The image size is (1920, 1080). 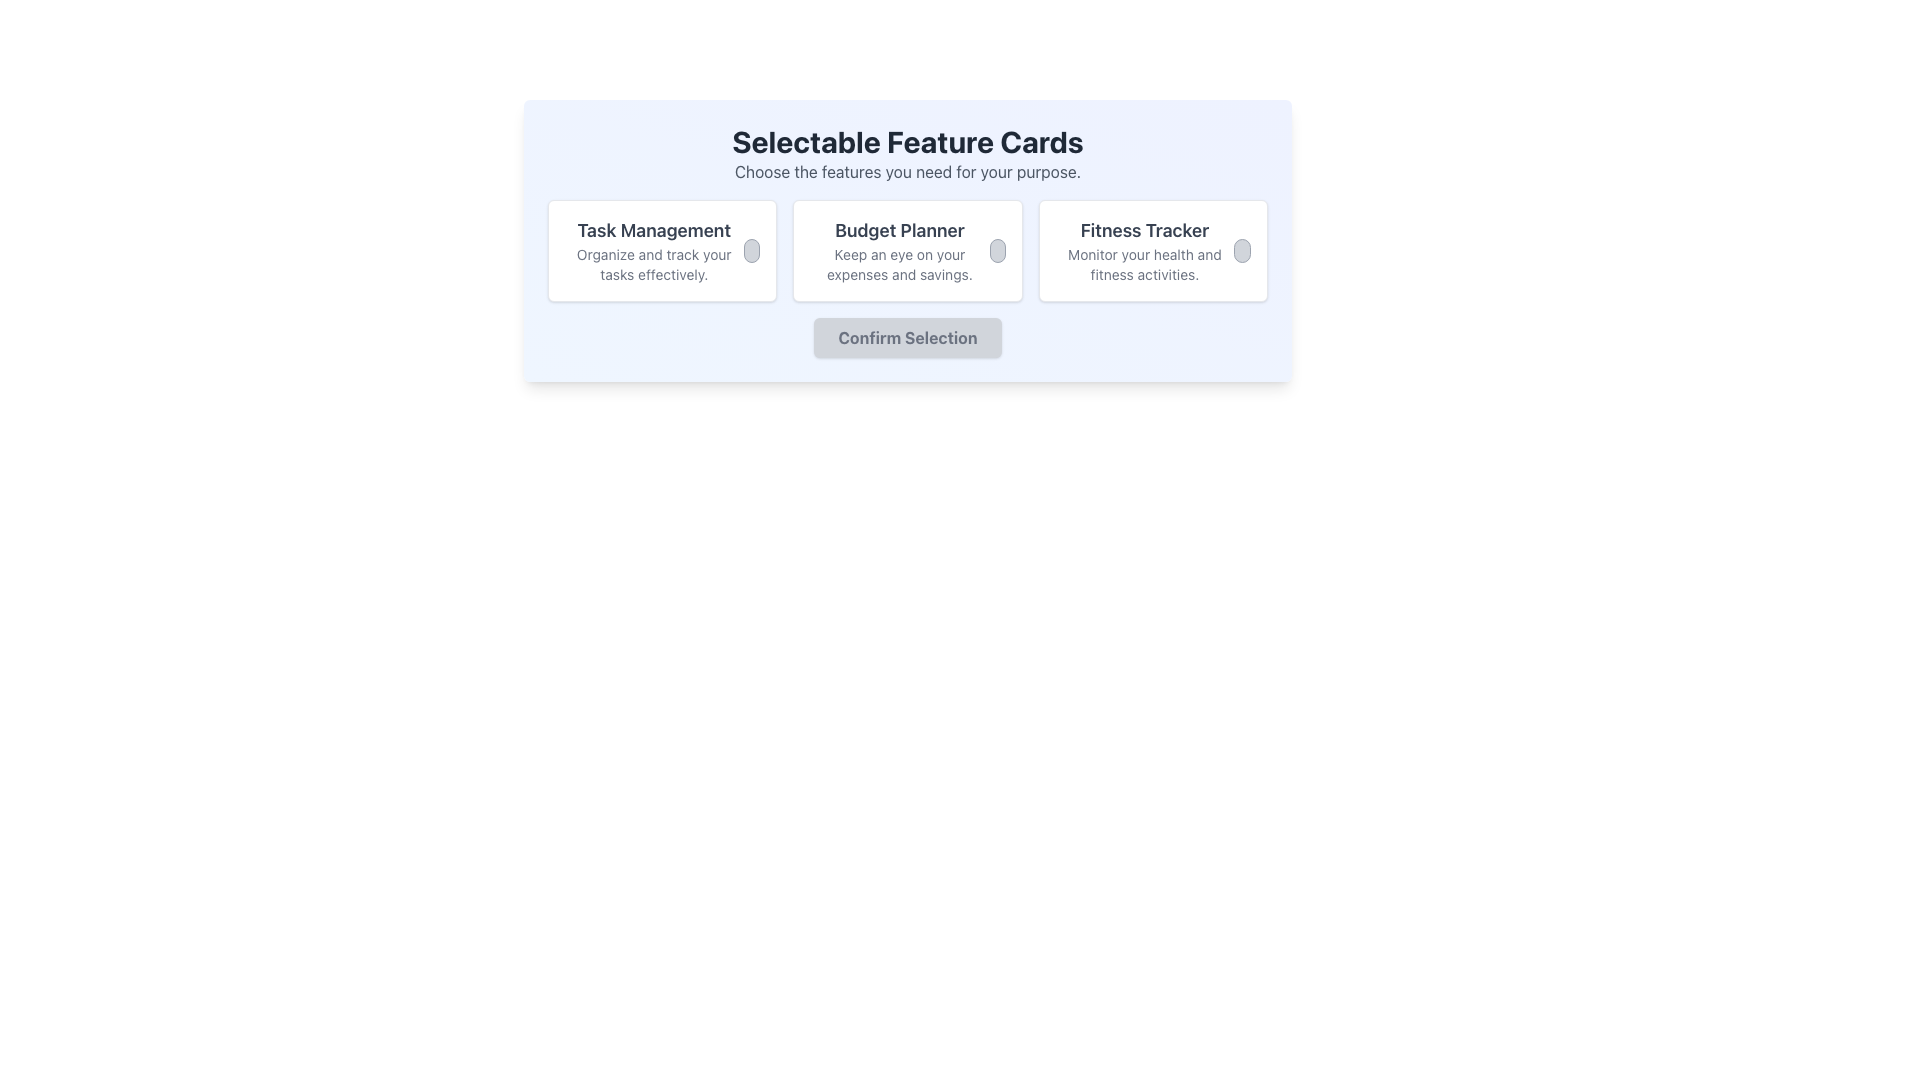 I want to click on the text label that reads 'Fitness Tracker' which is styled in a large bold font and is positioned at the top of the rightmost card in the 'Selectable Feature Cards' section, so click(x=1144, y=230).